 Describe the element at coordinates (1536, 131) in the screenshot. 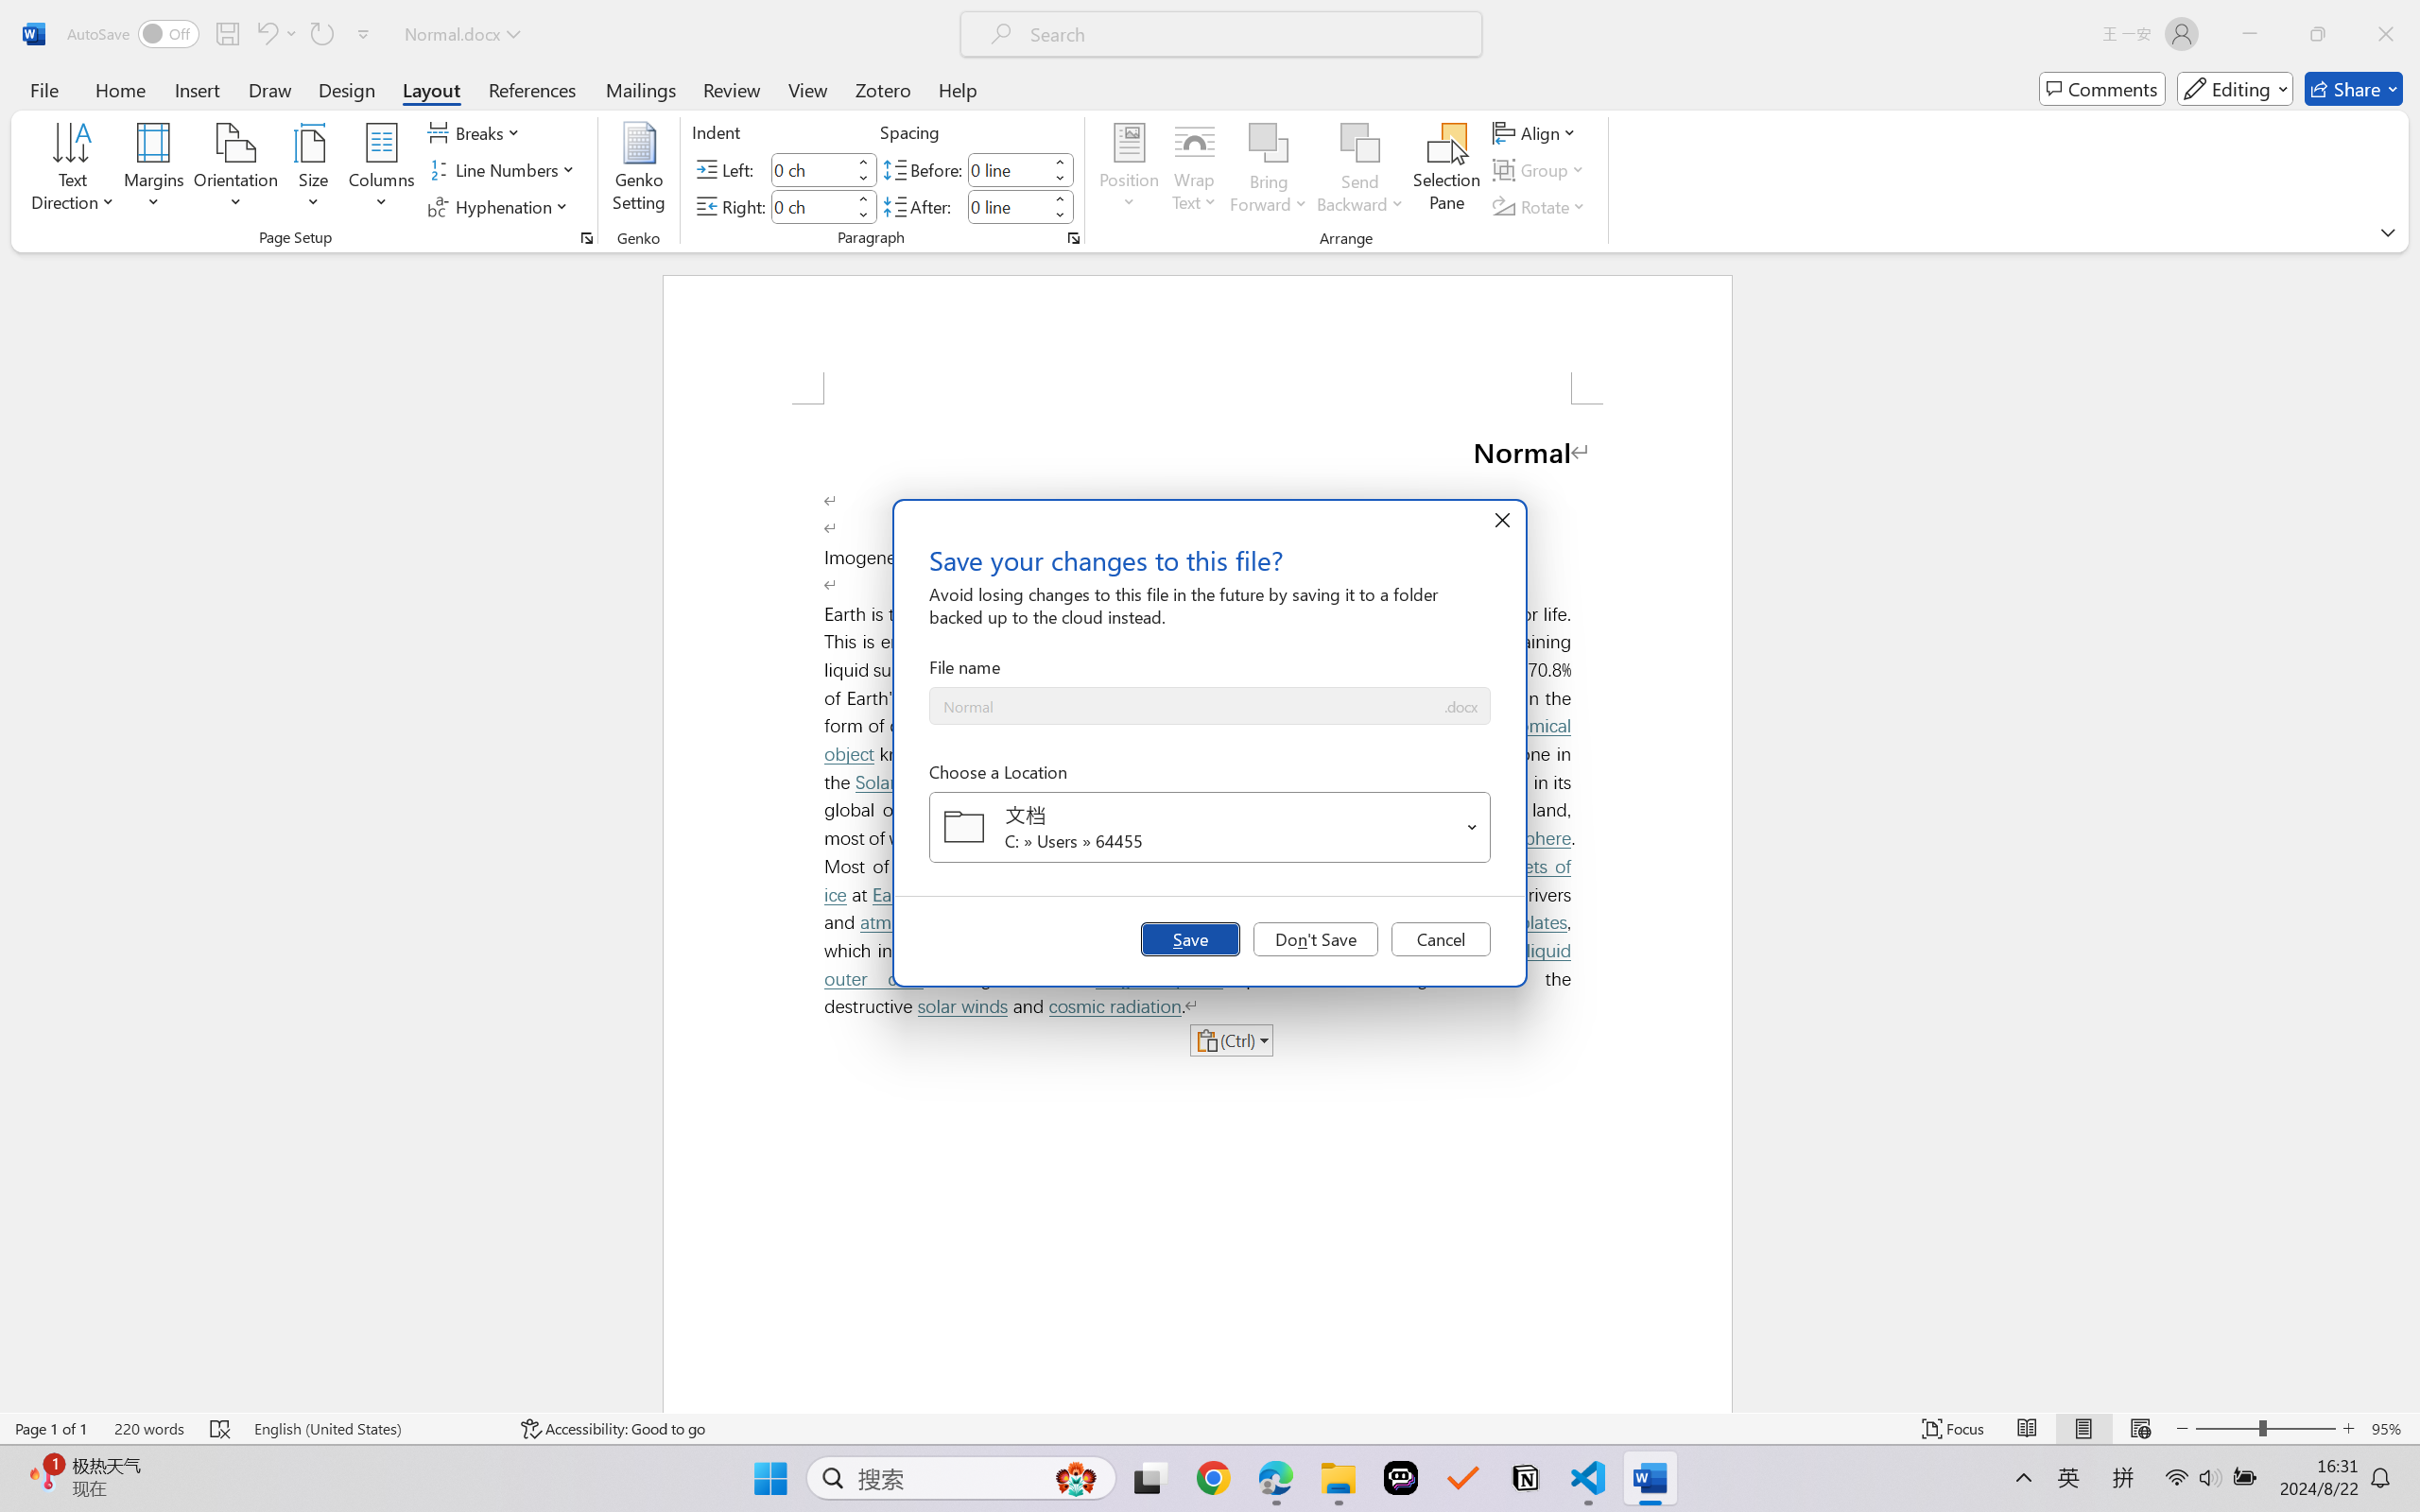

I see `'Align'` at that location.